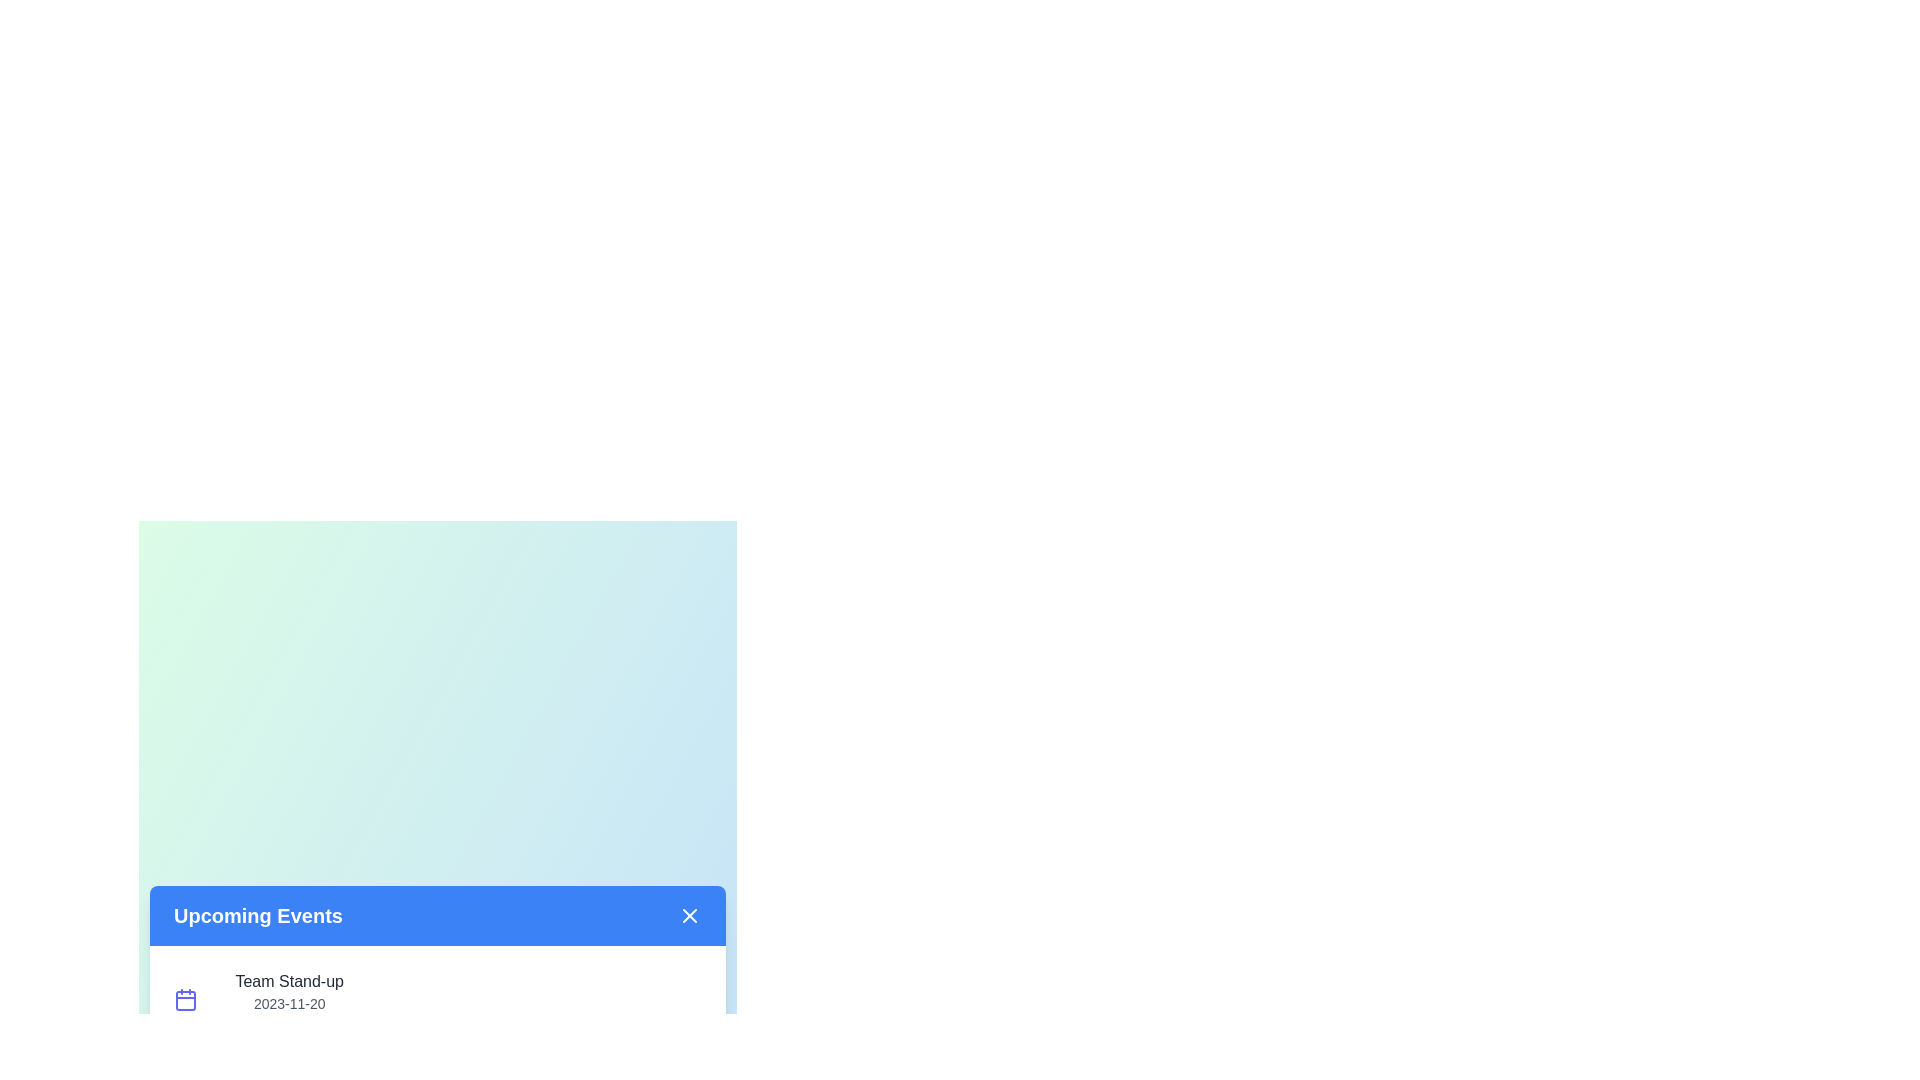  What do you see at coordinates (186, 999) in the screenshot?
I see `the calendar icon to view its tooltip or highlighted state` at bounding box center [186, 999].